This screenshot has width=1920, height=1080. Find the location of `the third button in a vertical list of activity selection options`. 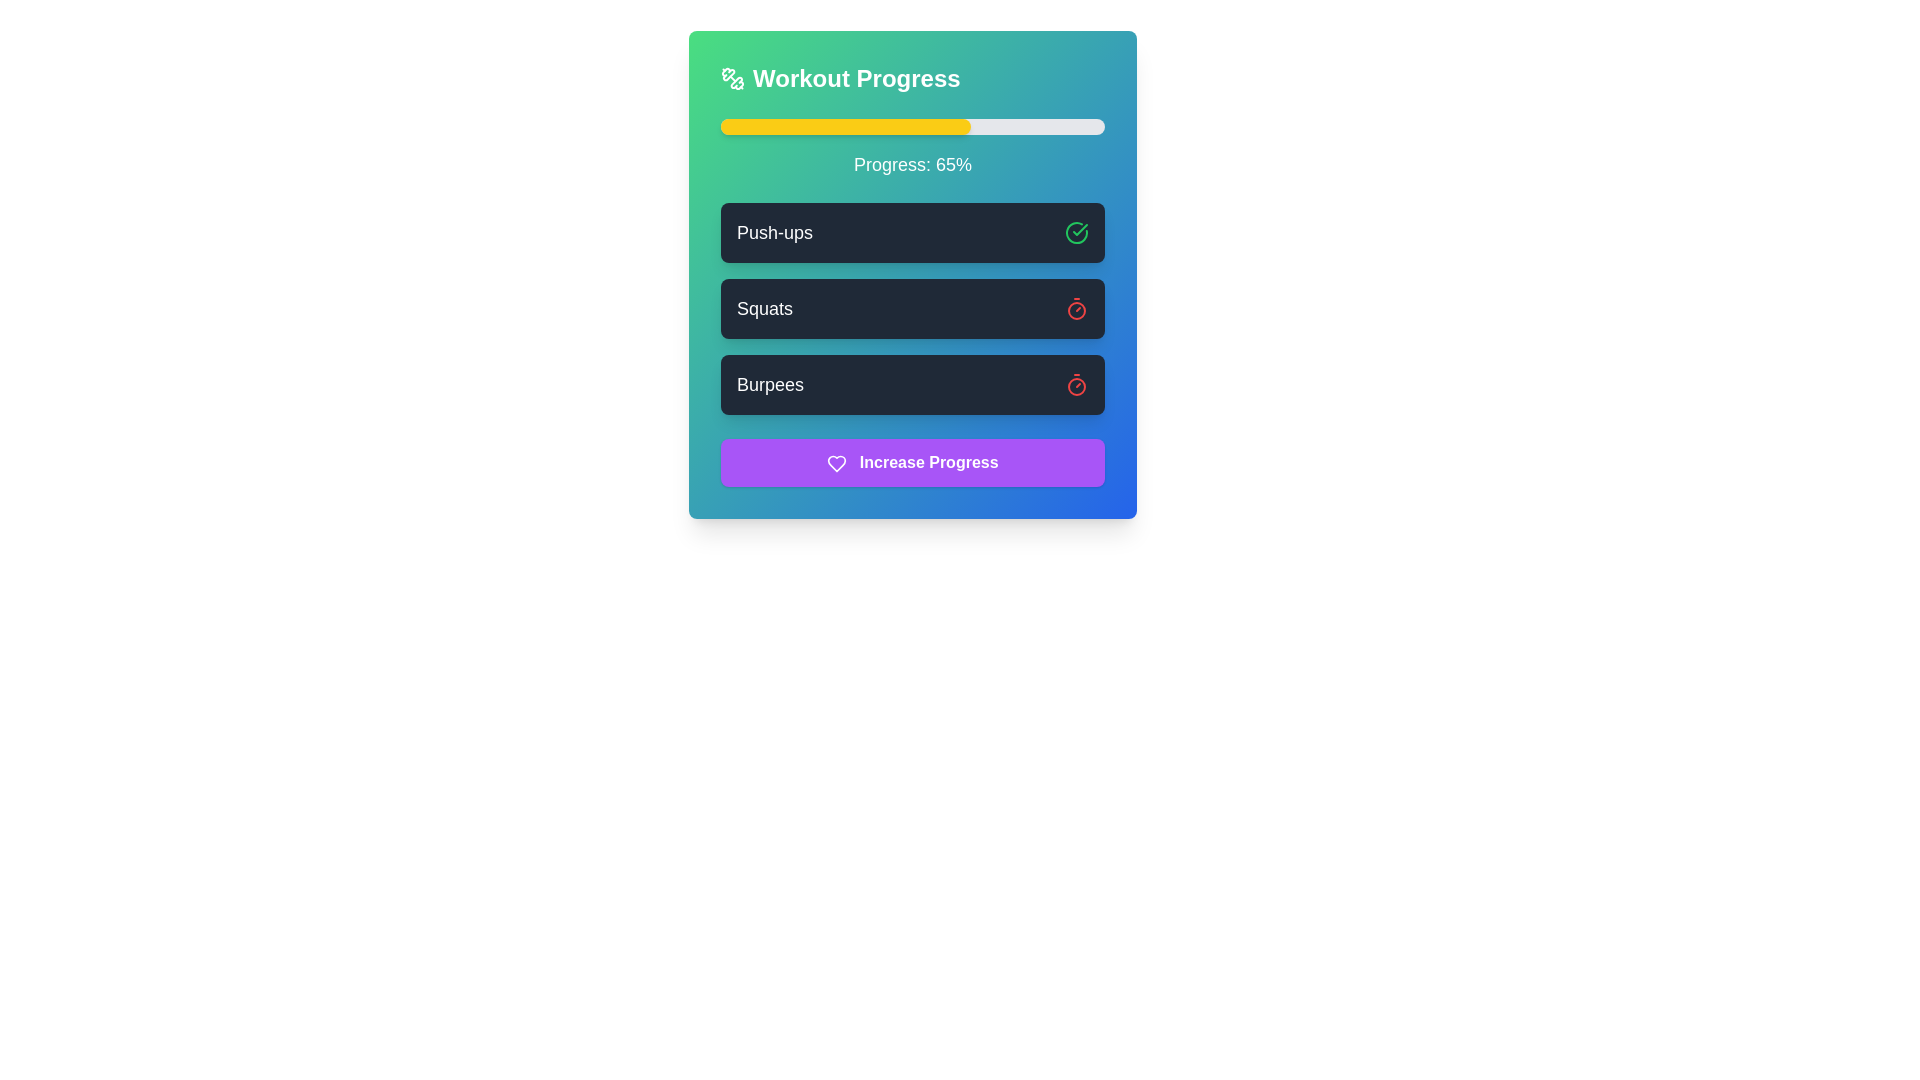

the third button in a vertical list of activity selection options is located at coordinates (911, 385).